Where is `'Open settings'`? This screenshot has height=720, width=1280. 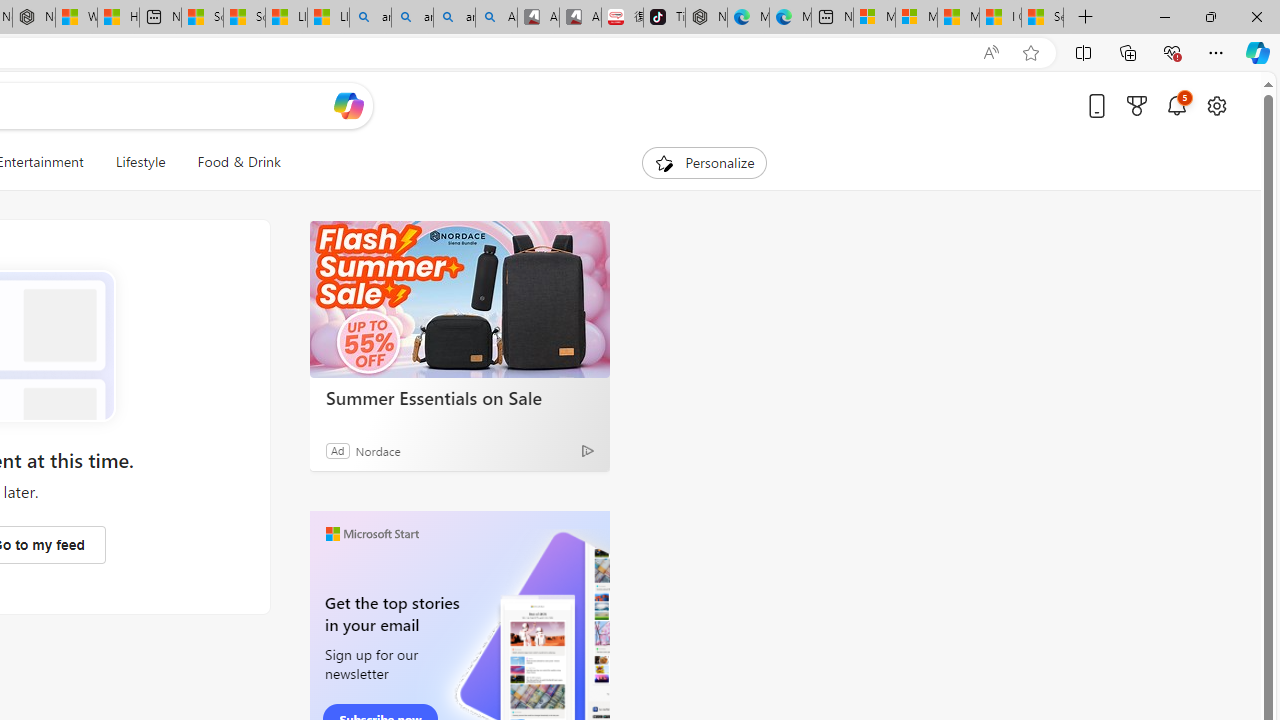 'Open settings' is located at coordinates (1215, 105).